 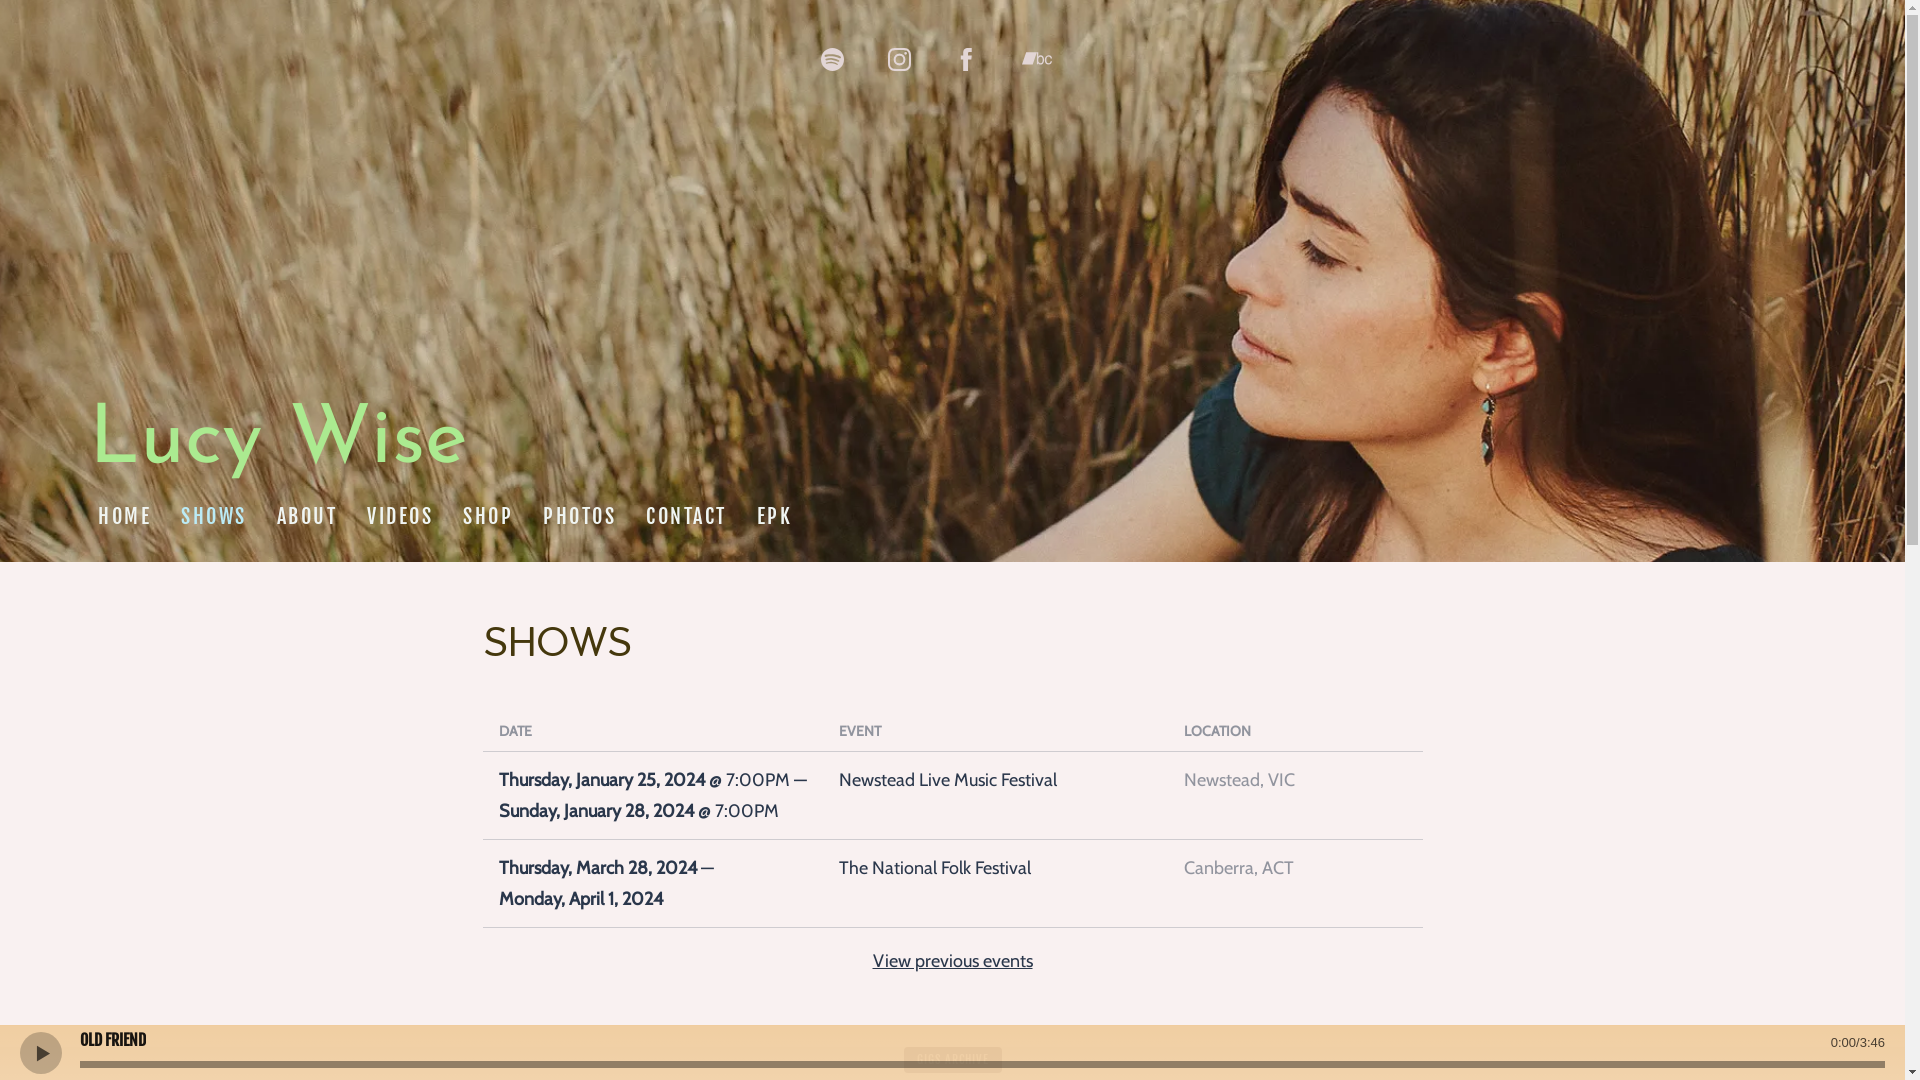 I want to click on 'VIDEOS', so click(x=356, y=515).